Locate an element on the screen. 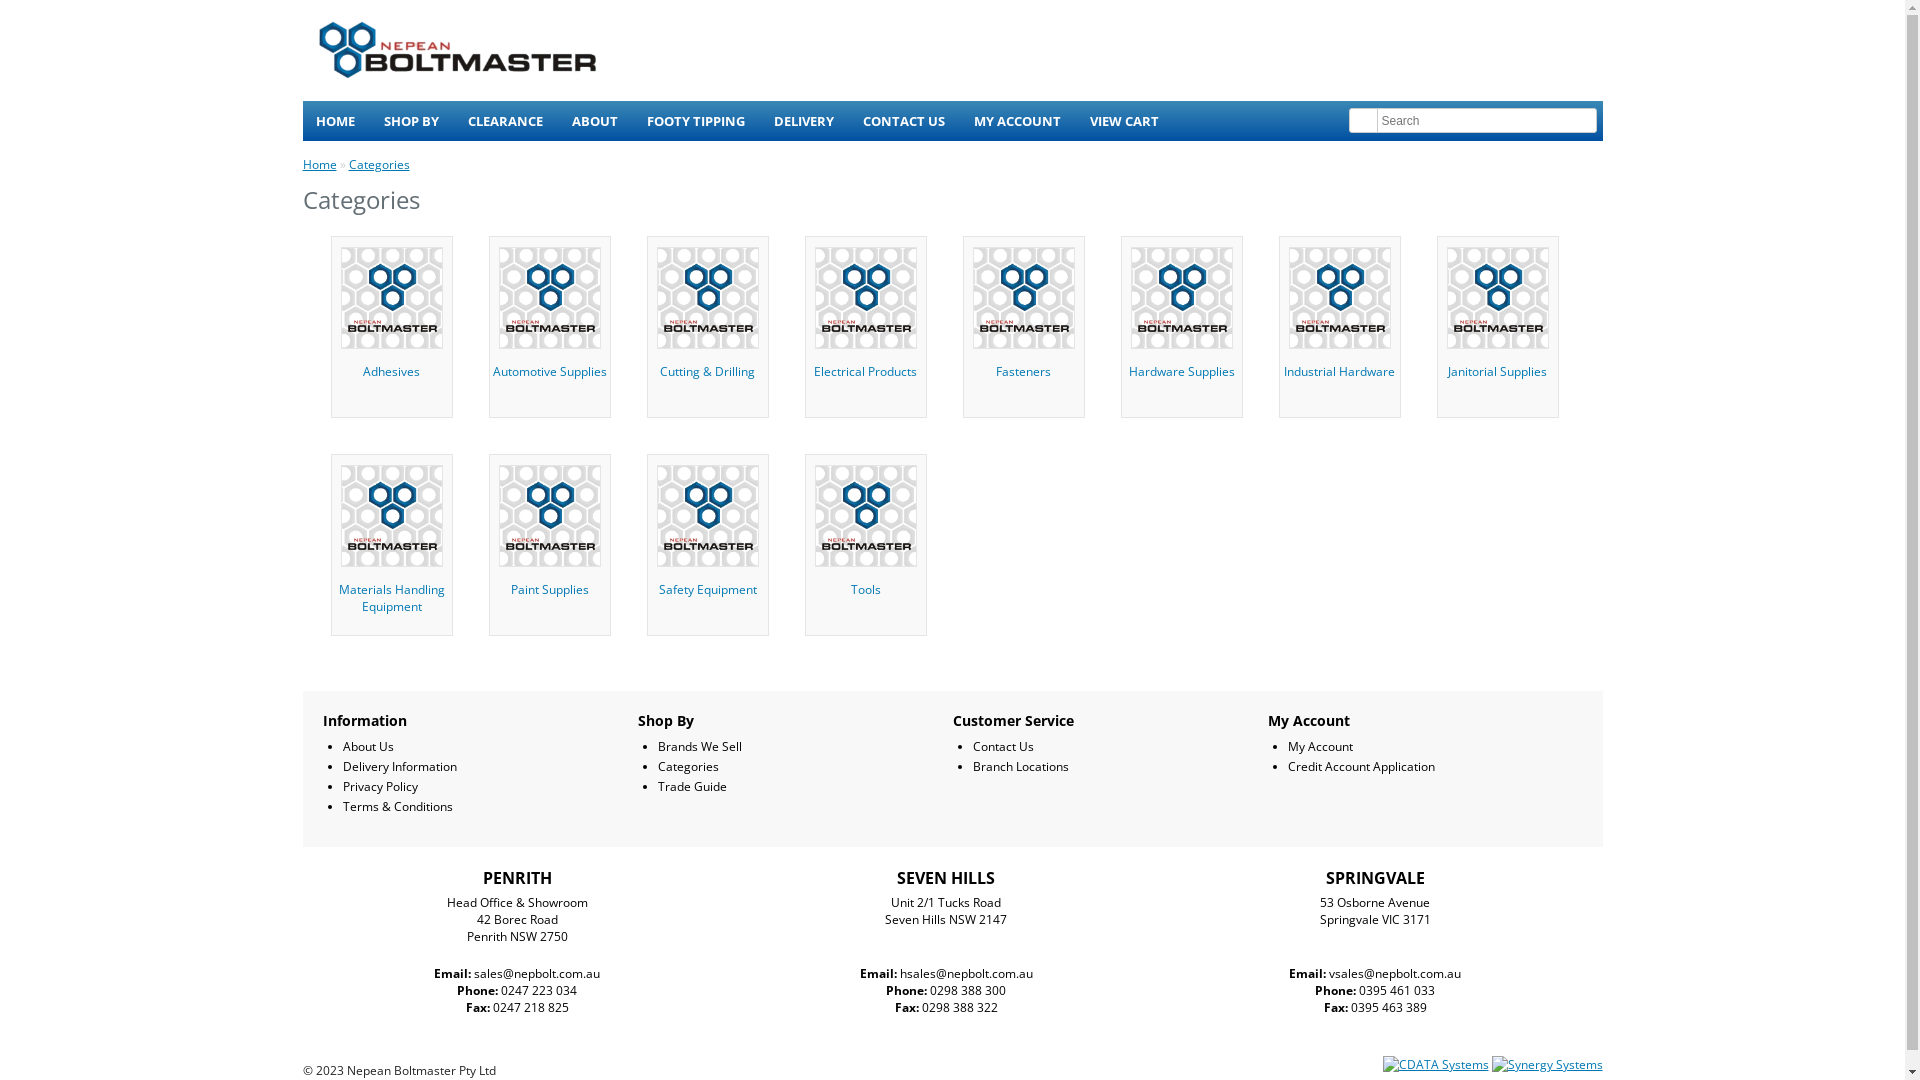 The image size is (1920, 1080). 'Materials Handling Equipment' is located at coordinates (331, 536).